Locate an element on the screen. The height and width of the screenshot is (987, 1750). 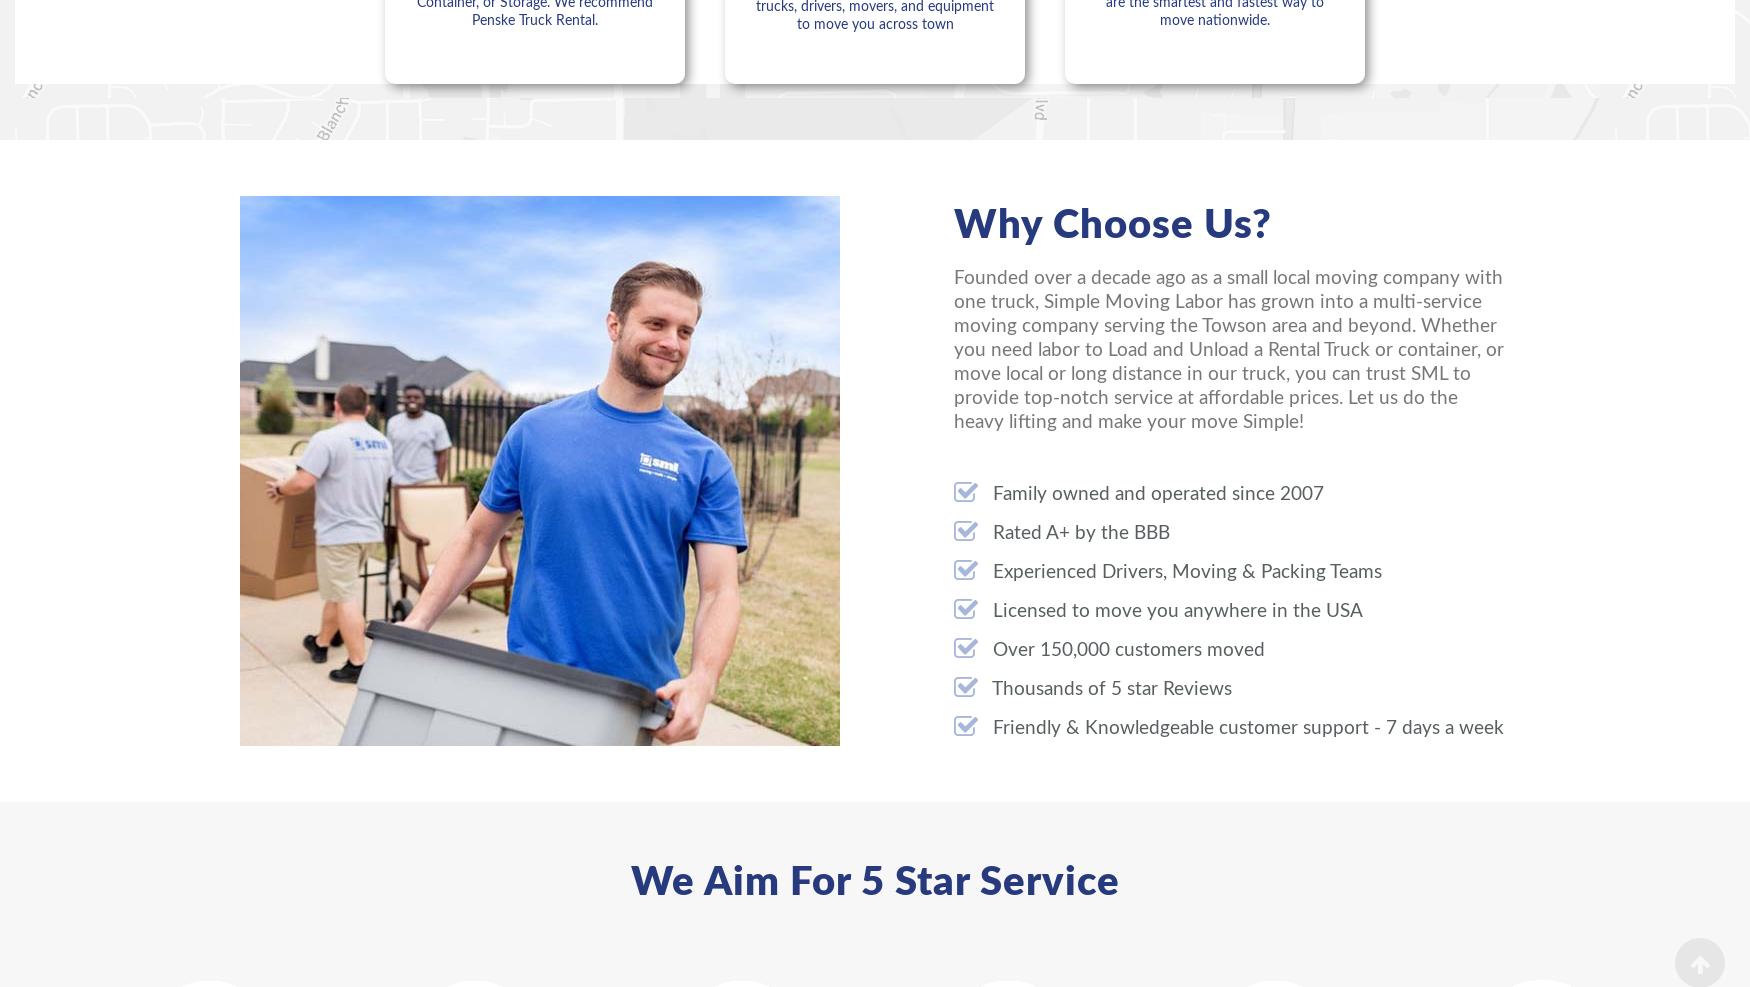
'Family owned and operated since 2007' is located at coordinates (1155, 492).